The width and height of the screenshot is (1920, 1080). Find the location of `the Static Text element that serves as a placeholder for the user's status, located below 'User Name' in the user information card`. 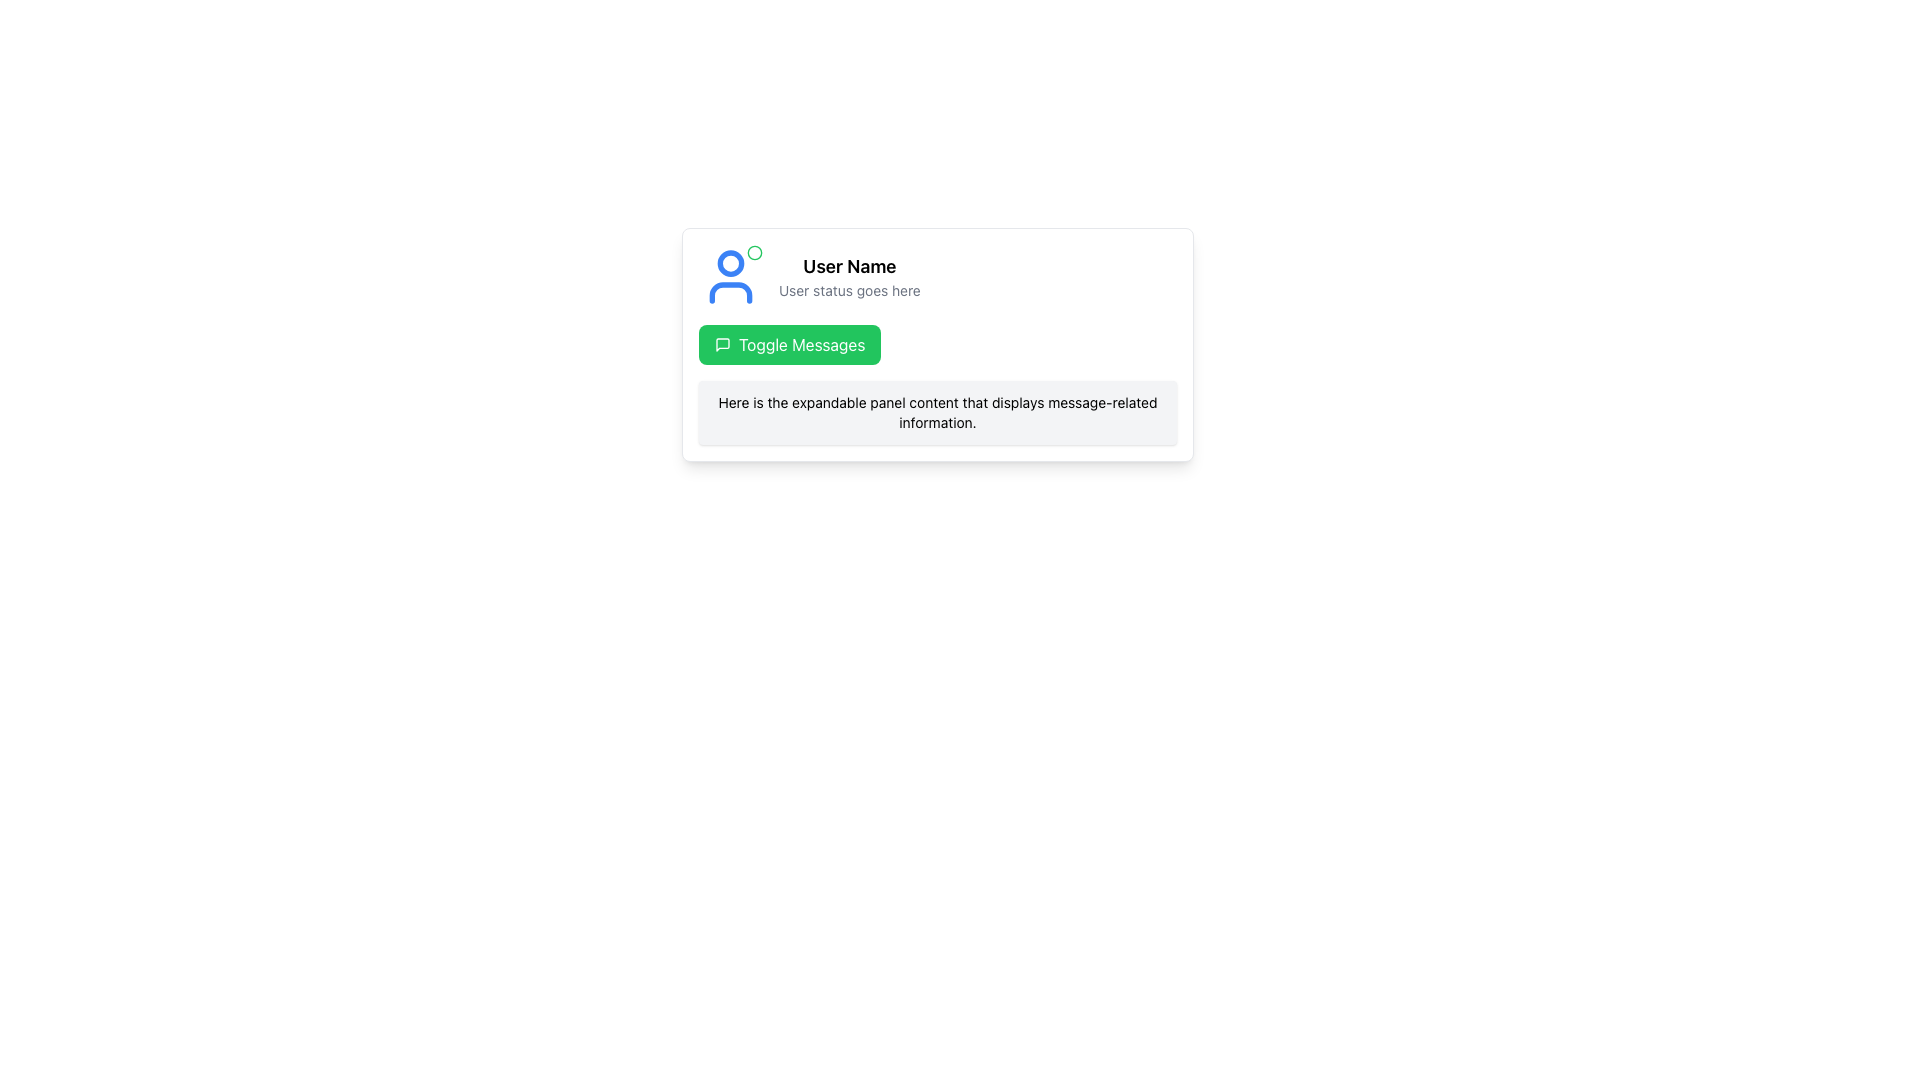

the Static Text element that serves as a placeholder for the user's status, located below 'User Name' in the user information card is located at coordinates (849, 290).